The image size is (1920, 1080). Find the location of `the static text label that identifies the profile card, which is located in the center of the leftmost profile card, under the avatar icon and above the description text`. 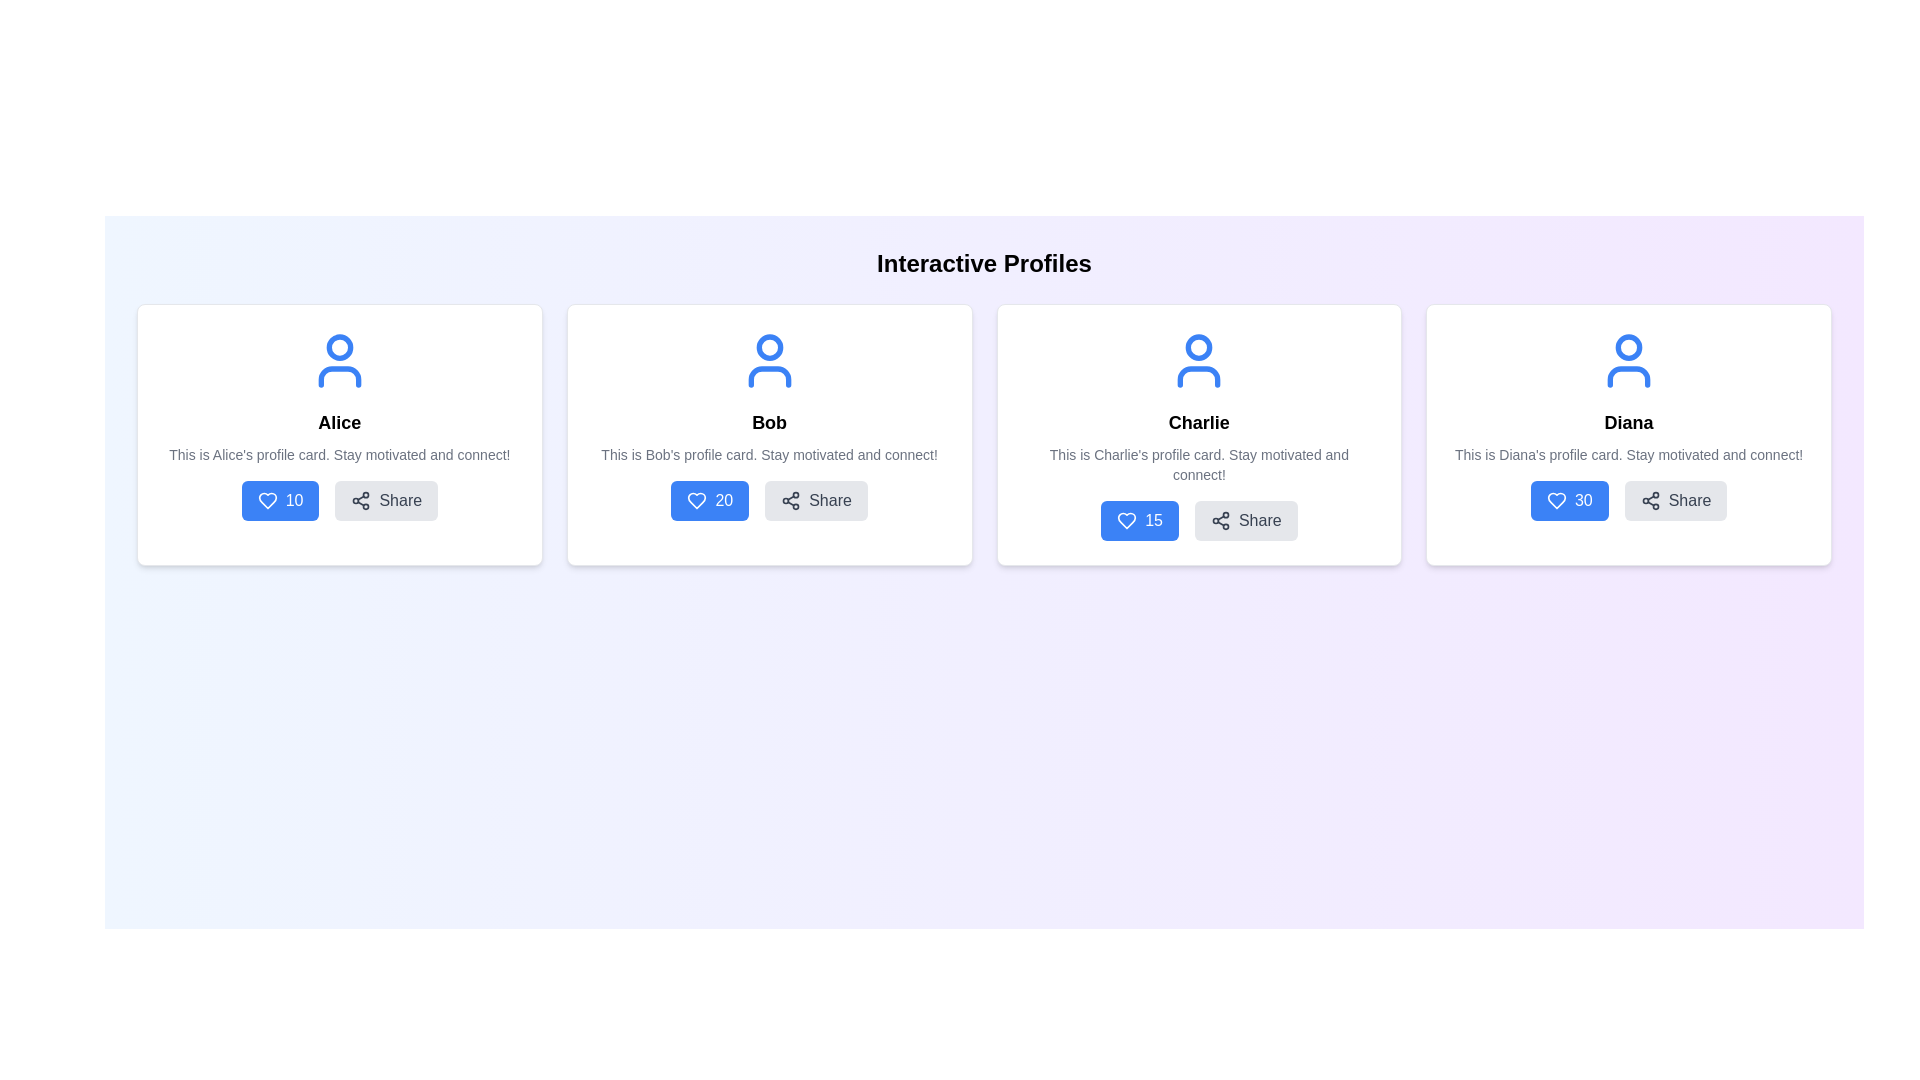

the static text label that identifies the profile card, which is located in the center of the leftmost profile card, under the avatar icon and above the description text is located at coordinates (339, 422).